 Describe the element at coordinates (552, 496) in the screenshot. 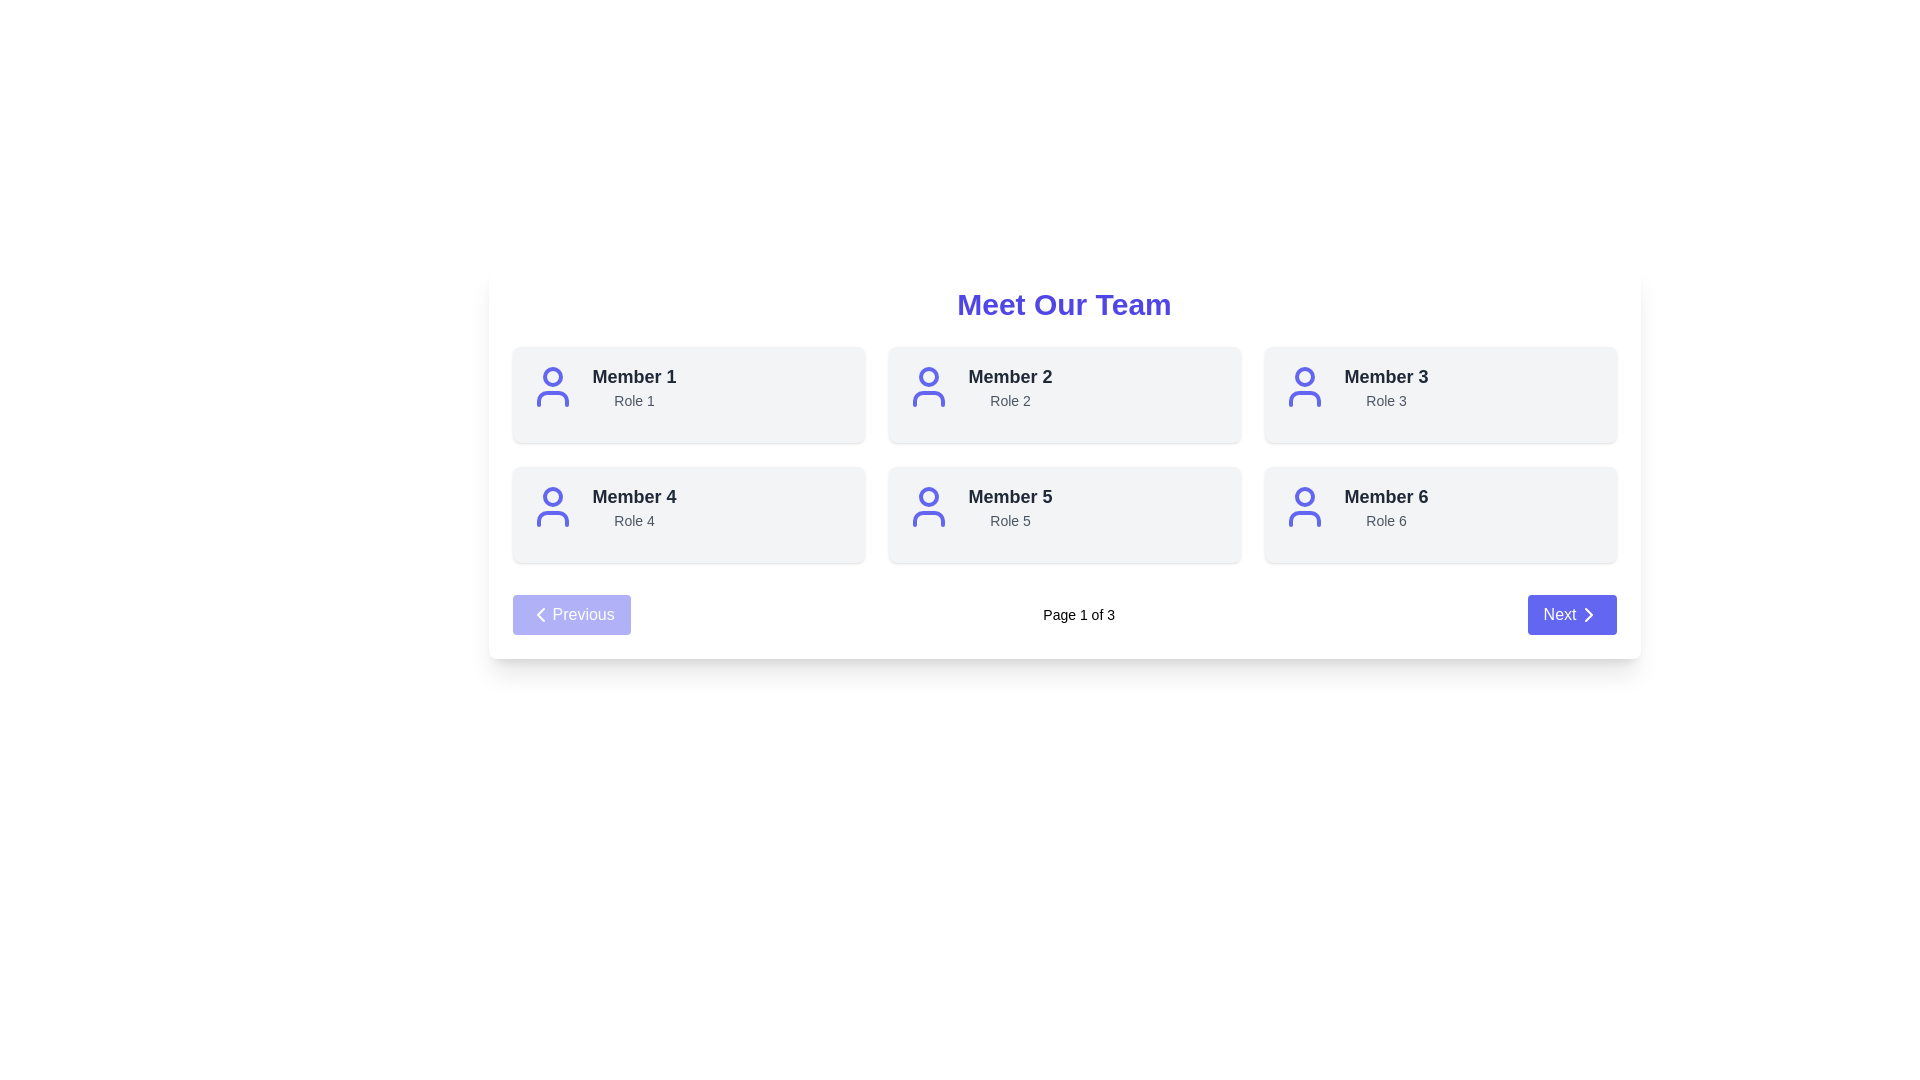

I see `the small circular graphic element inside the user profile icon for 'Member 4.'` at that location.